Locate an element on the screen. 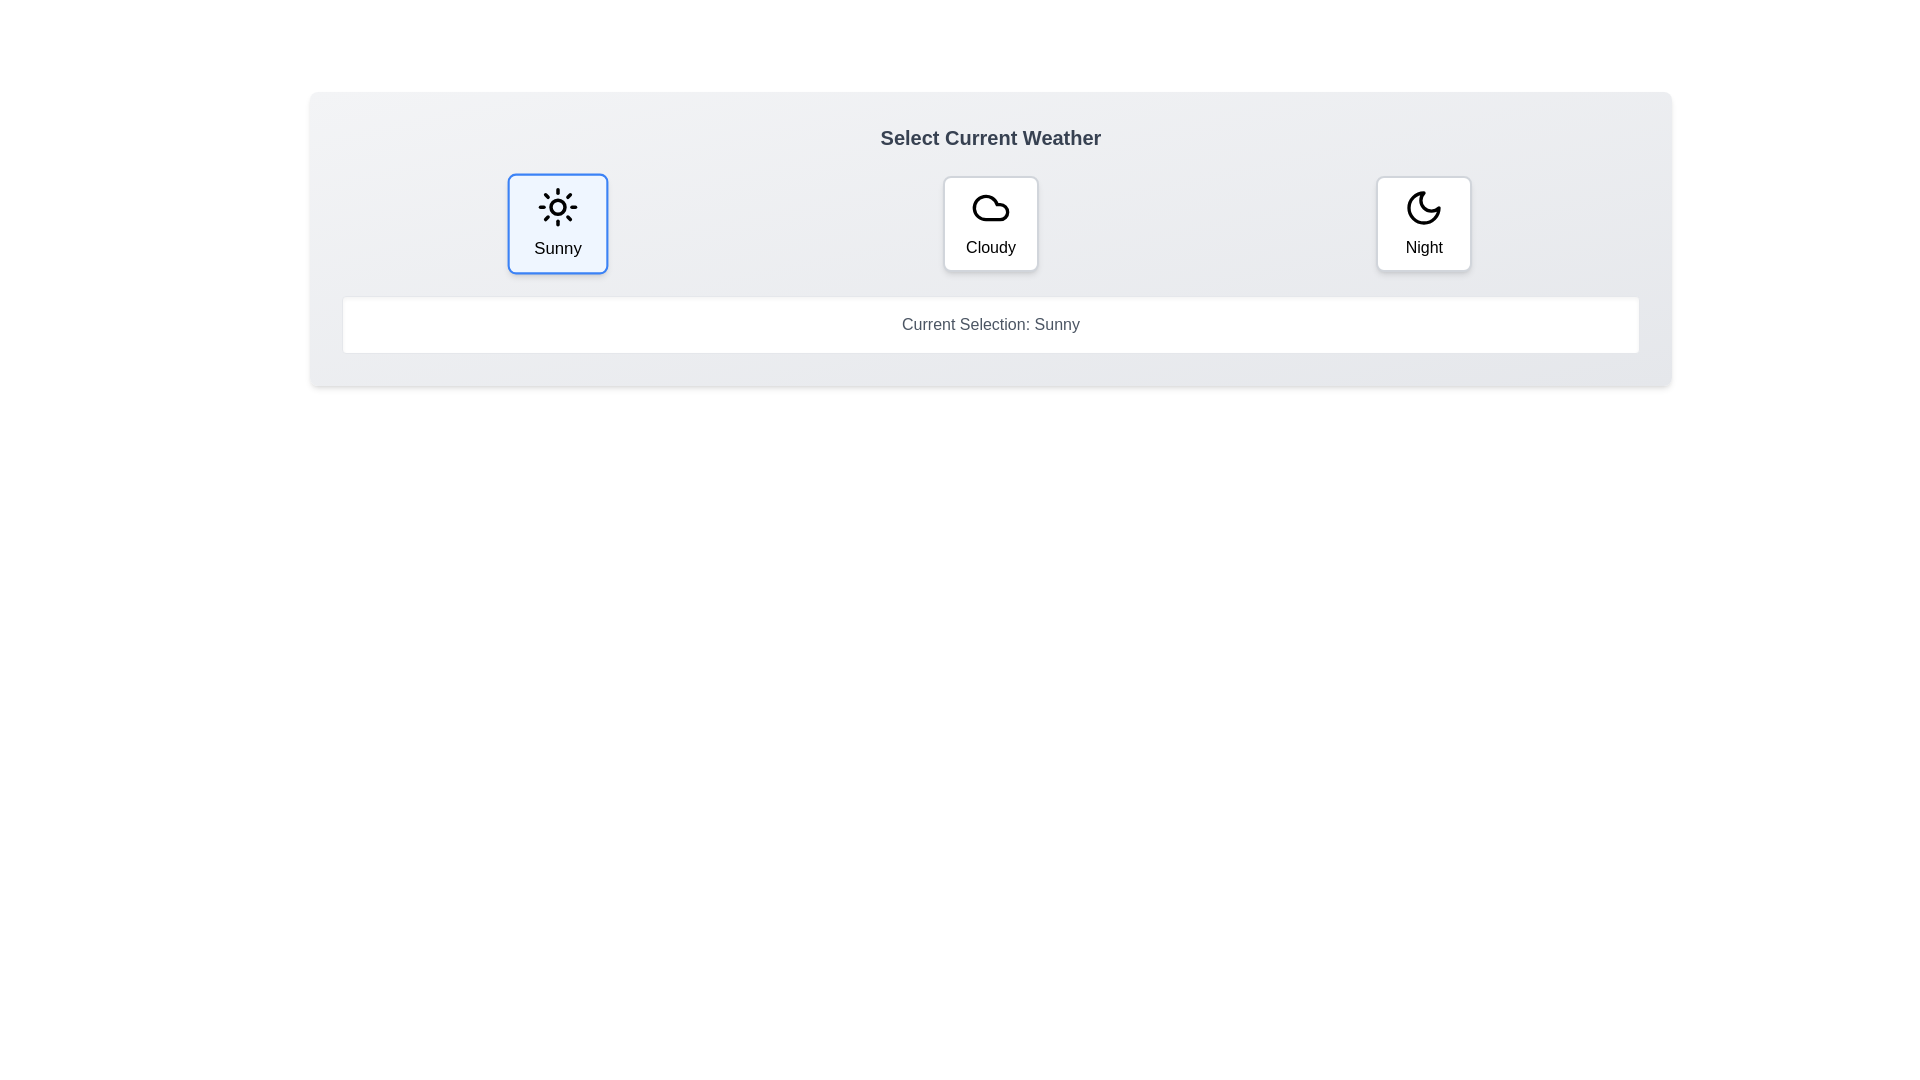  the weather button labeled Sunny to observe the hover effect is located at coordinates (558, 223).